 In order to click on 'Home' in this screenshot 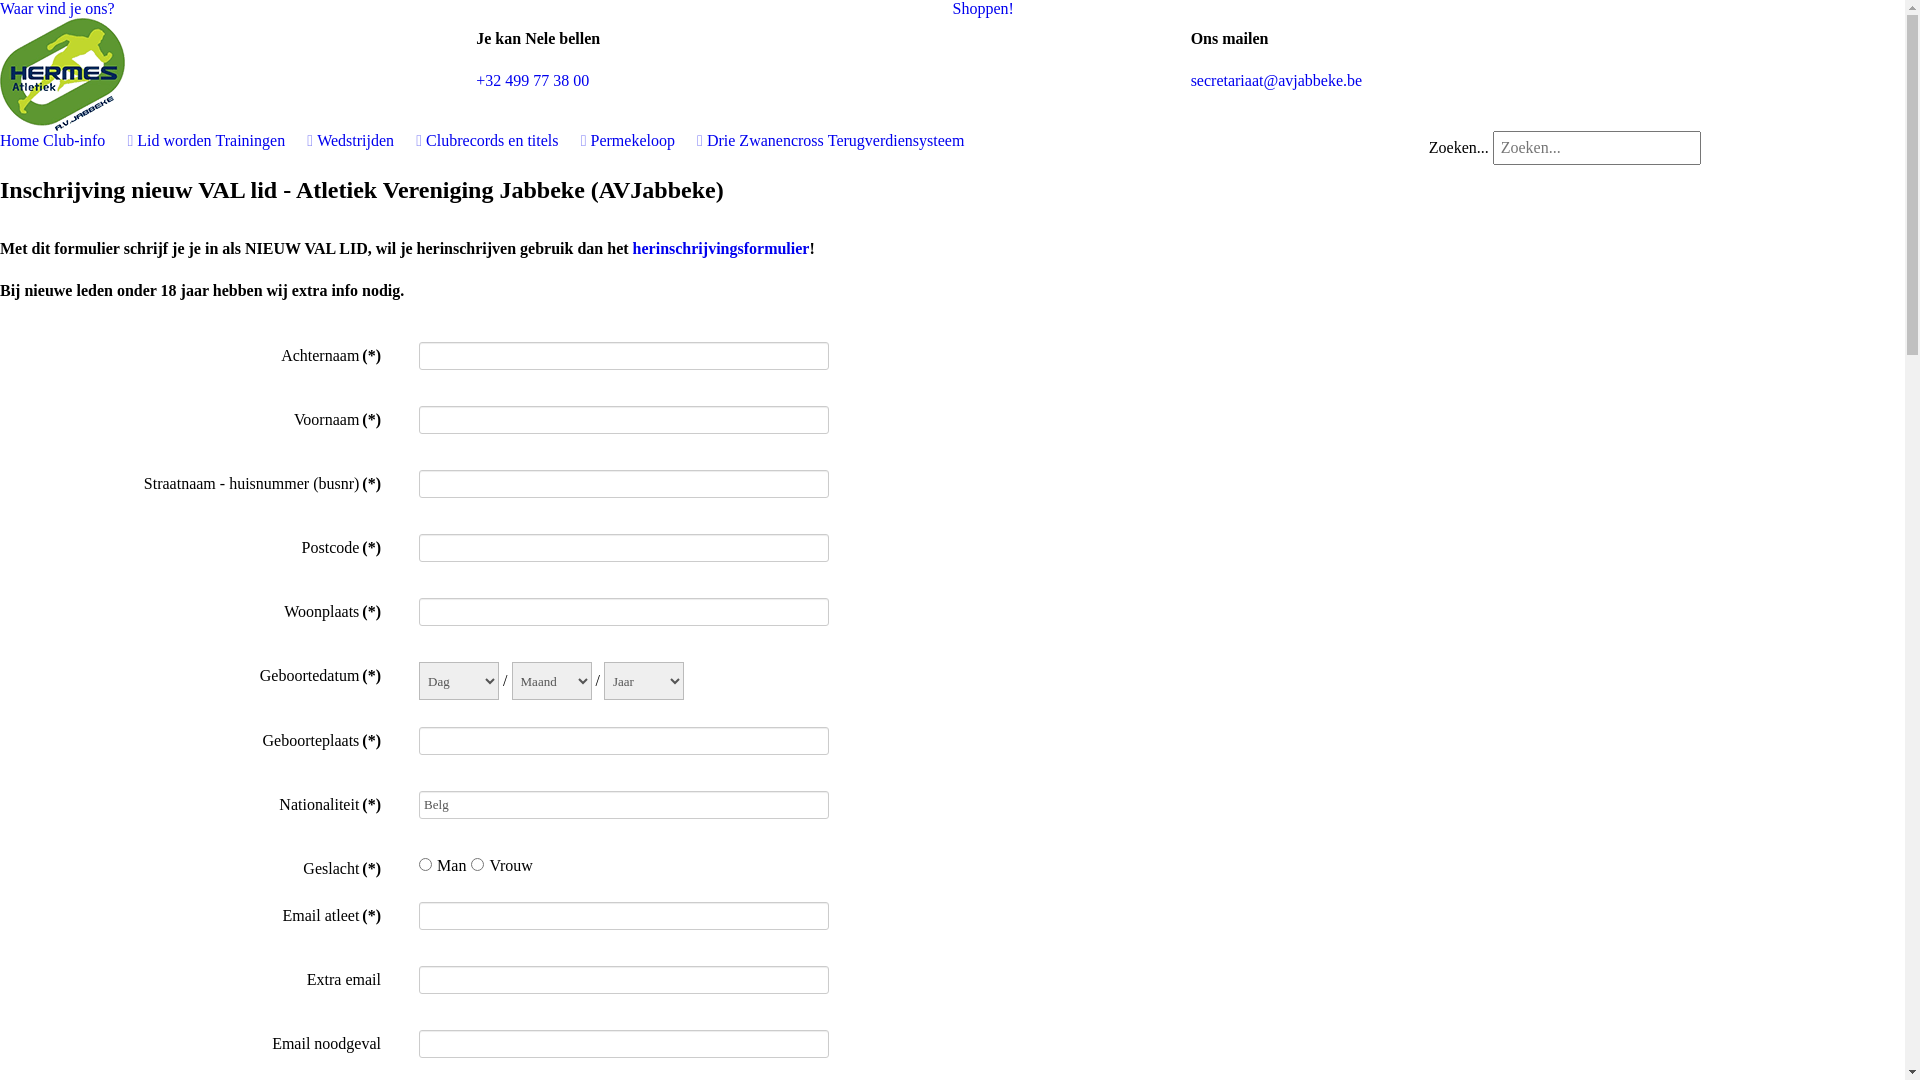, I will do `click(0, 139)`.